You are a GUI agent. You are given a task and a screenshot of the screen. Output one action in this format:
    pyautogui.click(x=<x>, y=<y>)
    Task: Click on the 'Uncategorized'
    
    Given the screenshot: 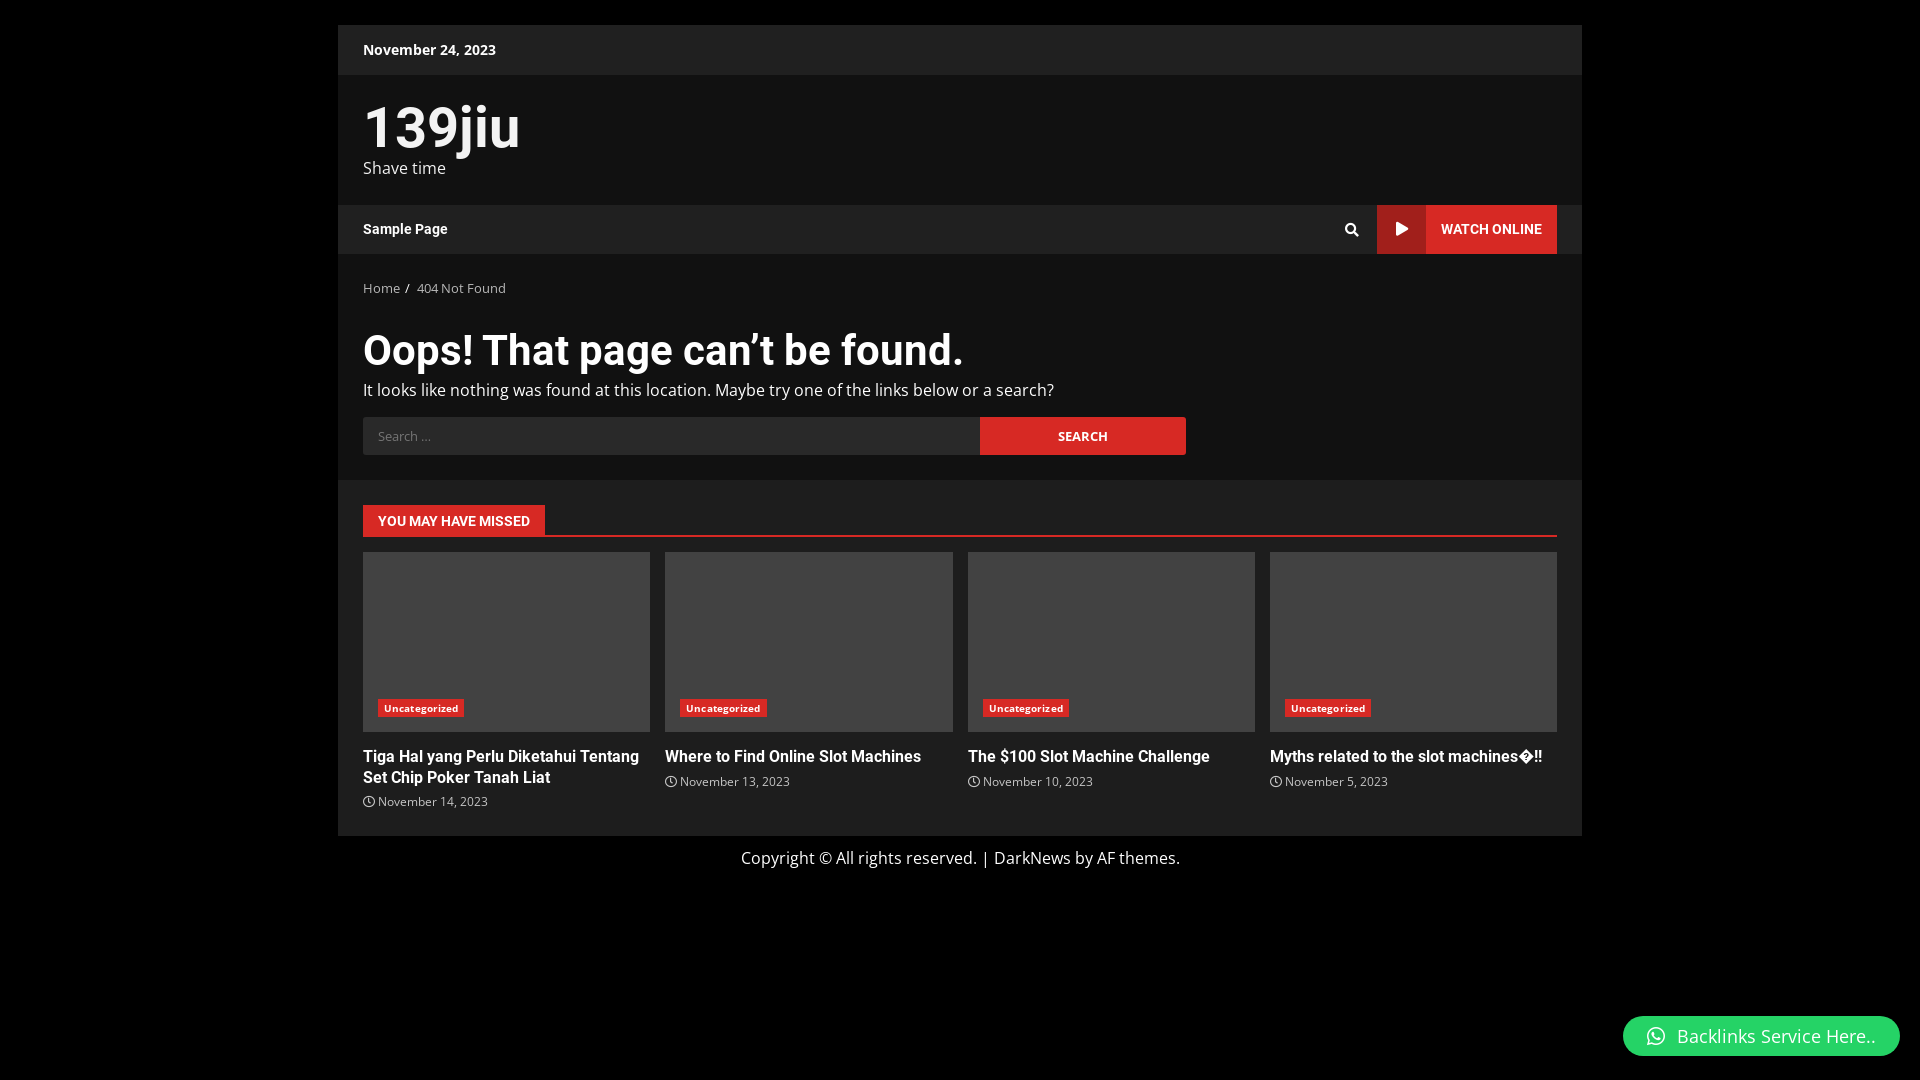 What is the action you would take?
    pyautogui.click(x=420, y=707)
    